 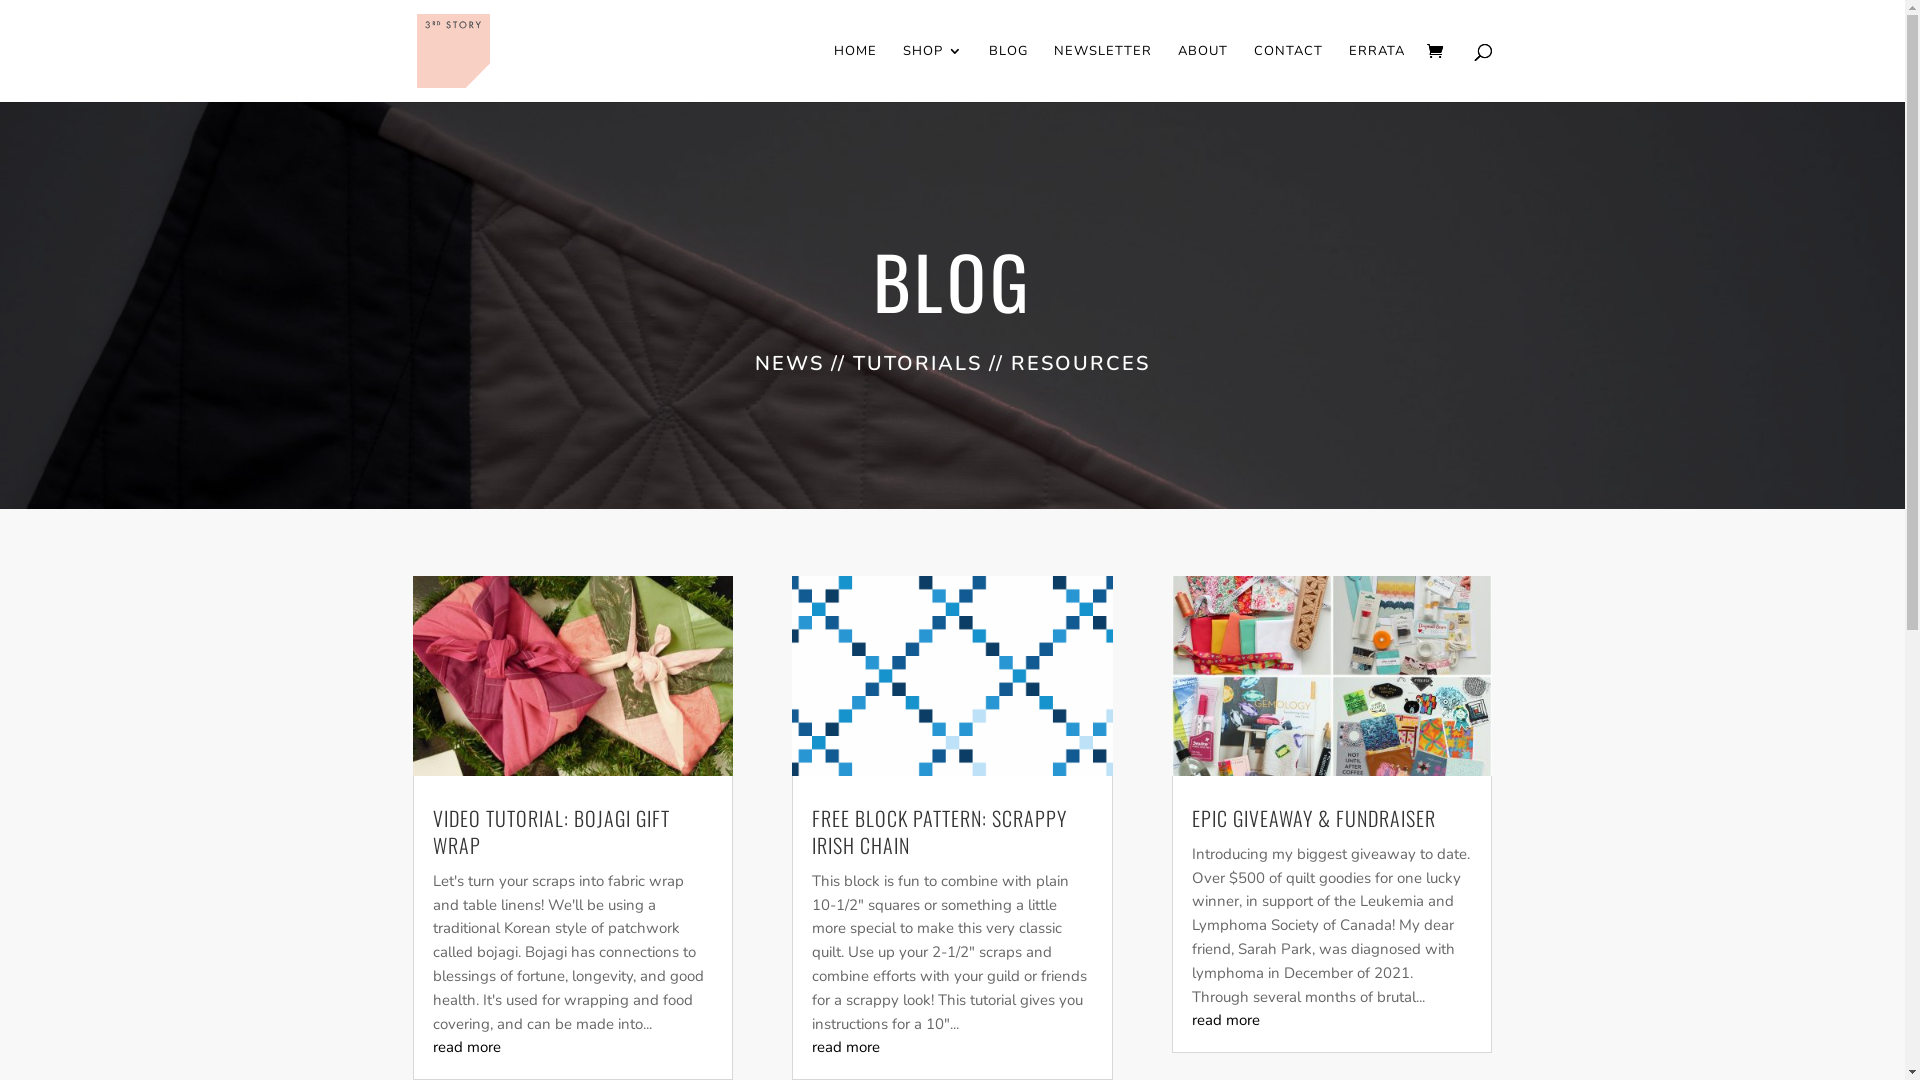 I want to click on 'NEWSLETTER', so click(x=1102, y=72).